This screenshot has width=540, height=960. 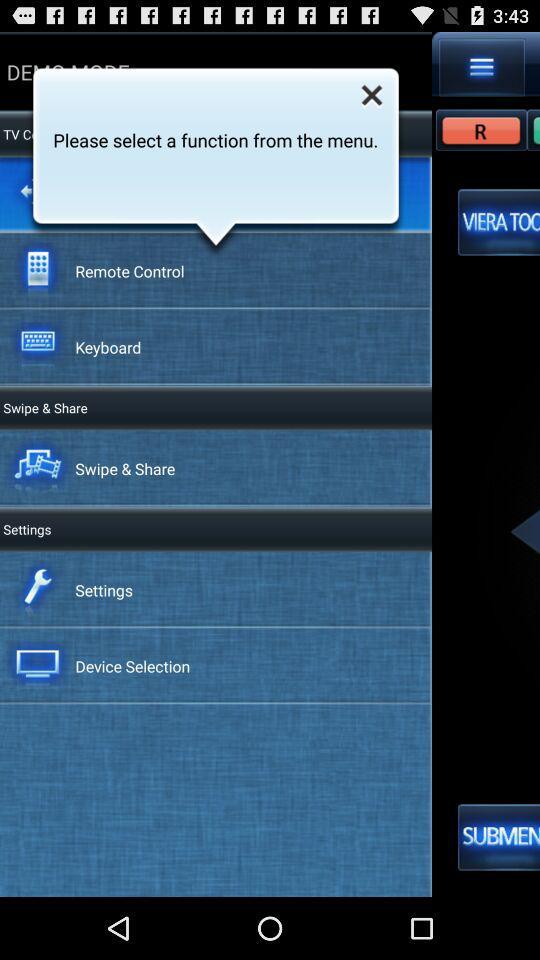 What do you see at coordinates (372, 101) in the screenshot?
I see `the close icon` at bounding box center [372, 101].